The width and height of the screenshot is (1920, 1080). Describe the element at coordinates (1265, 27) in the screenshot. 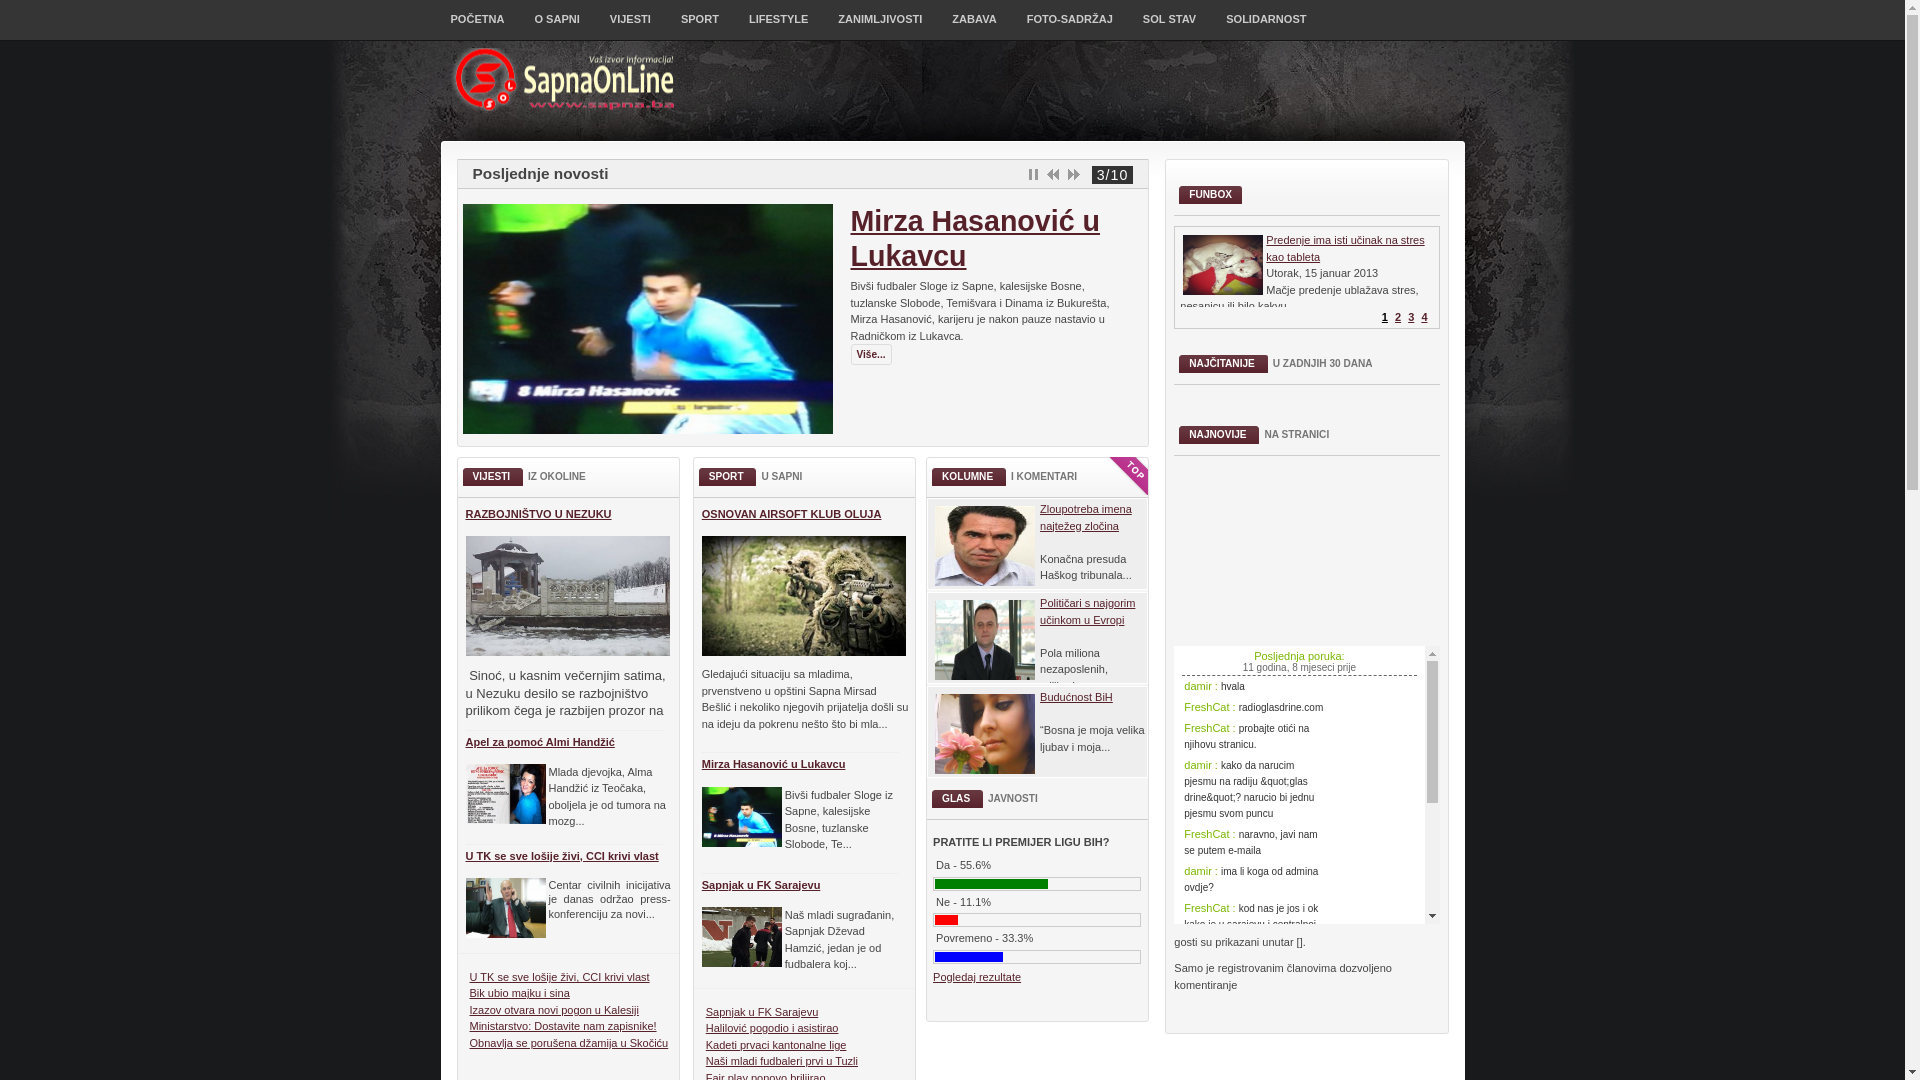

I see `'SOLIDARNOST'` at that location.